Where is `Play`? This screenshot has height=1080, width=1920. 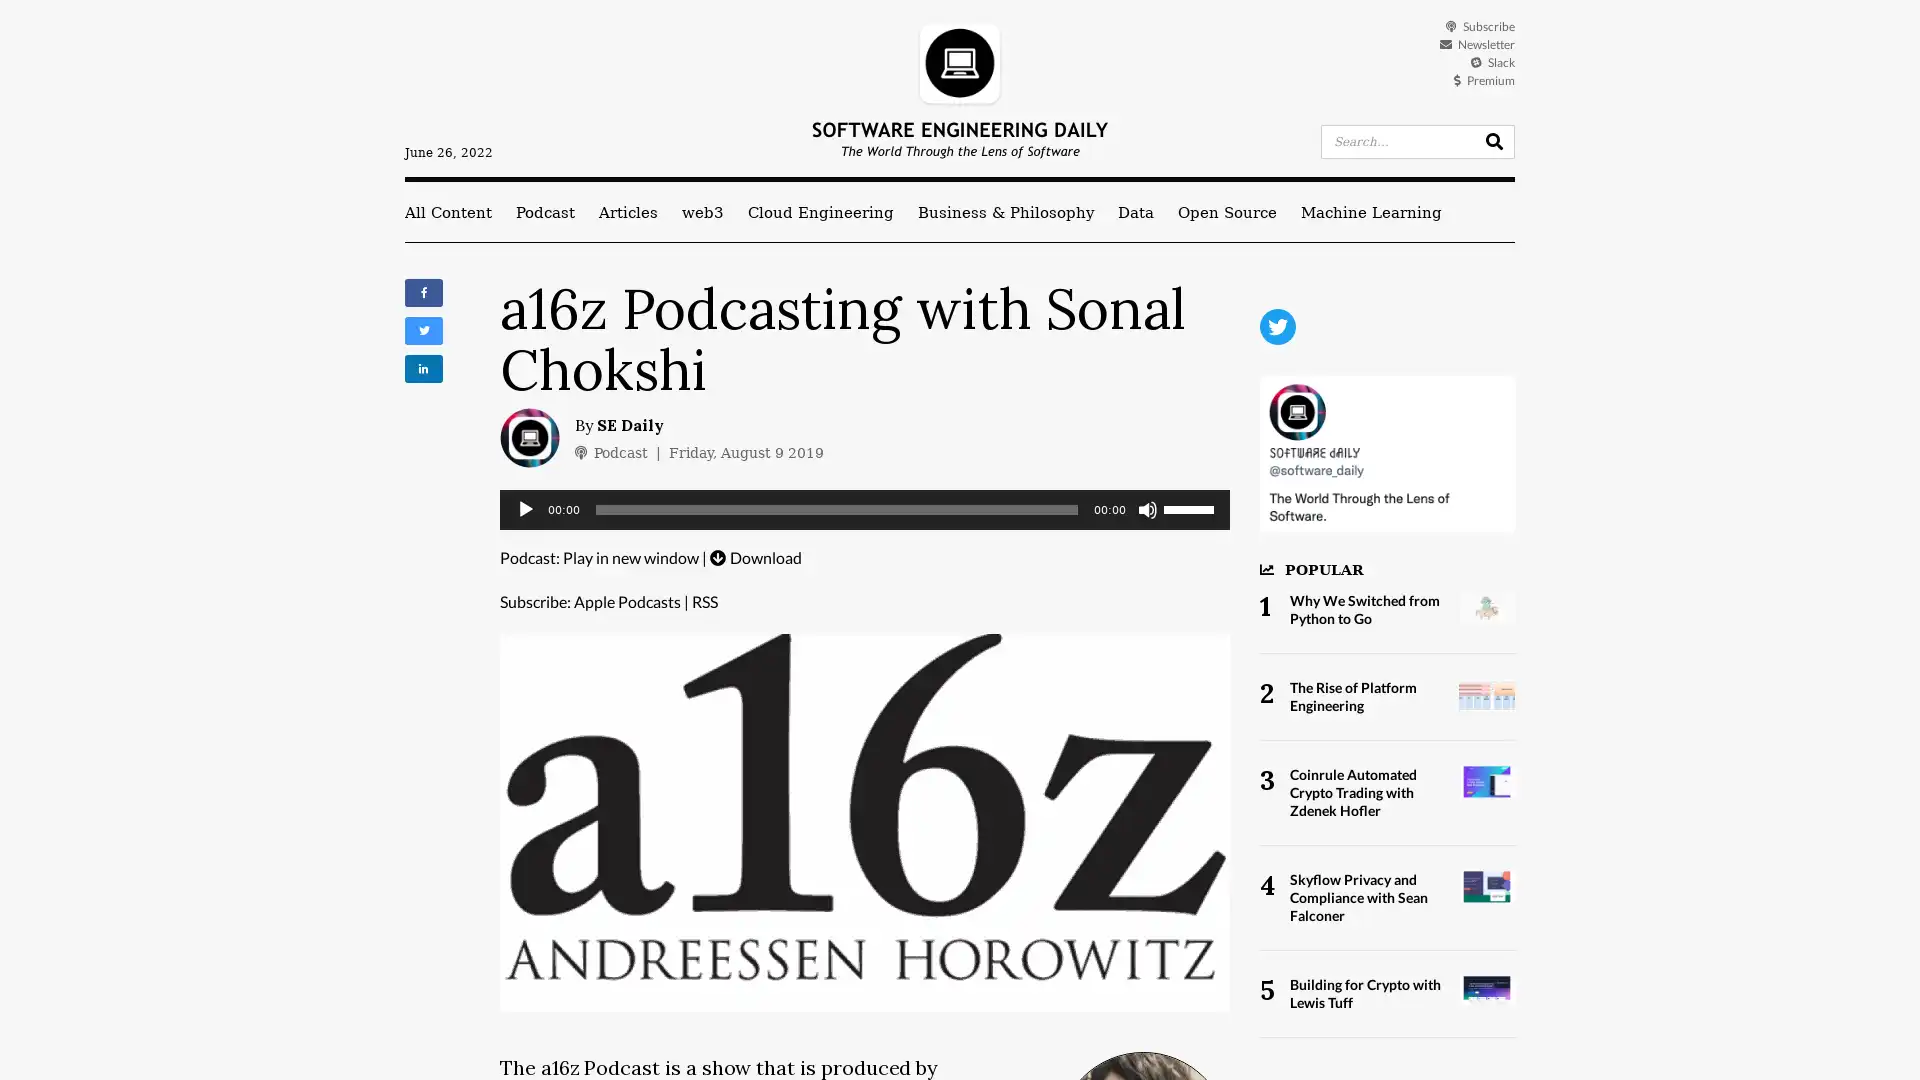 Play is located at coordinates (524, 508).